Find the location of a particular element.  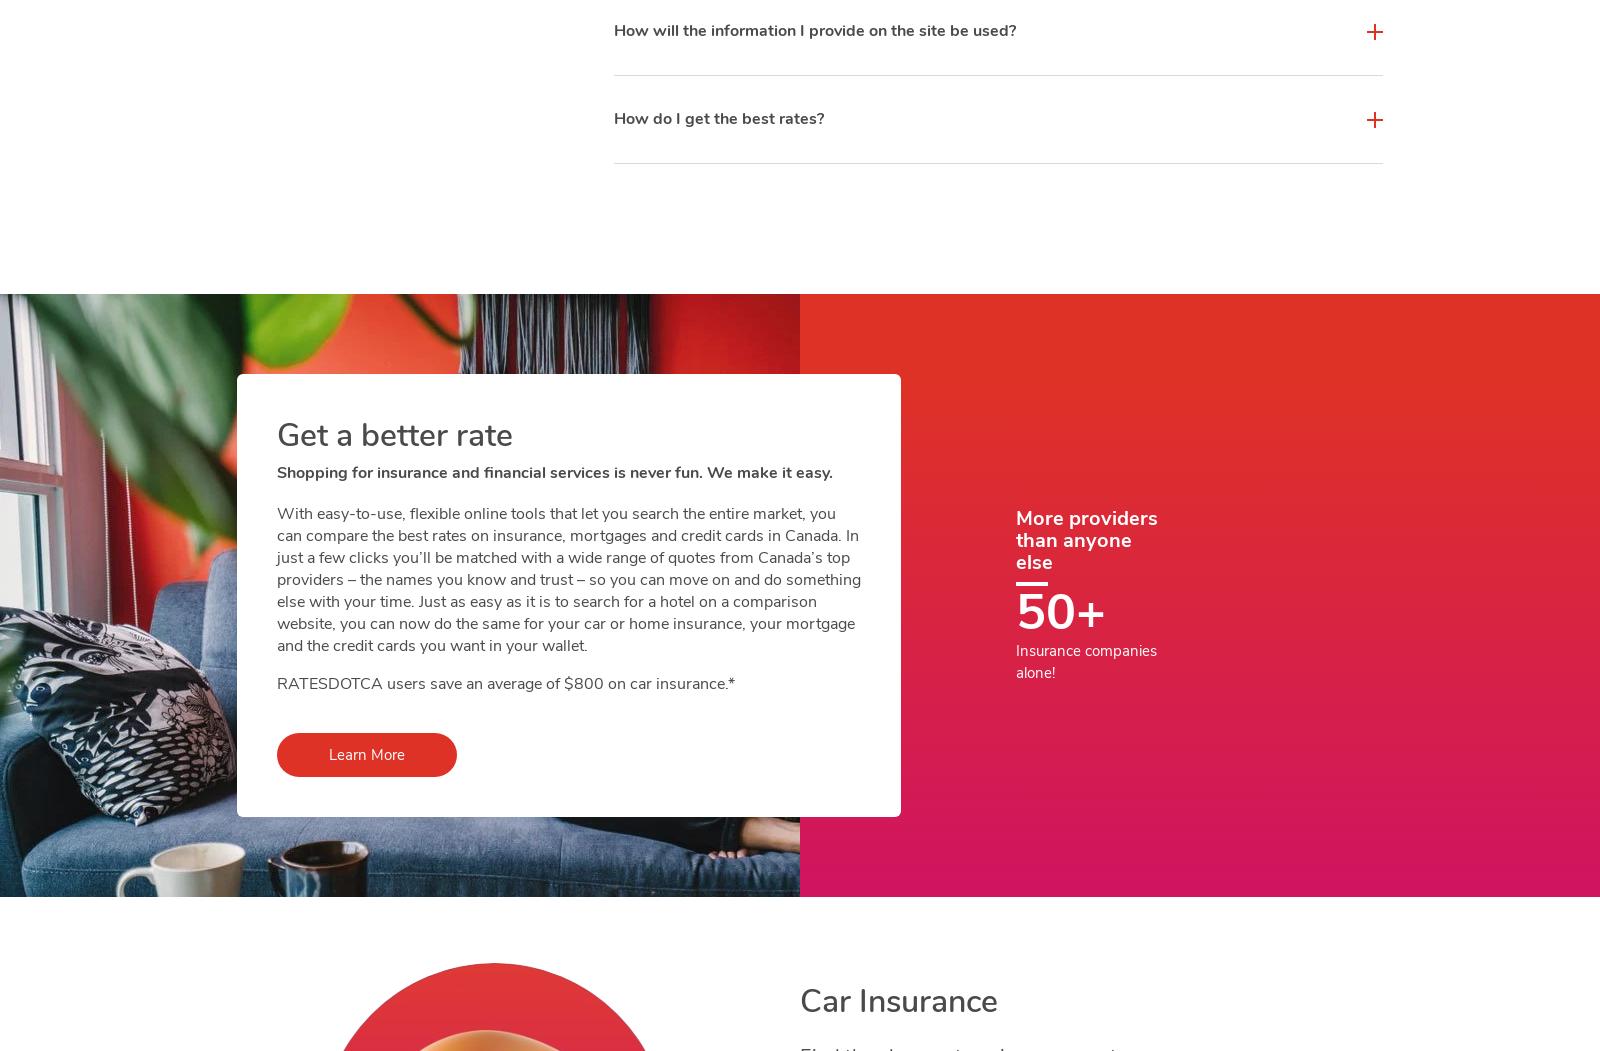

'50+' is located at coordinates (1016, 610).